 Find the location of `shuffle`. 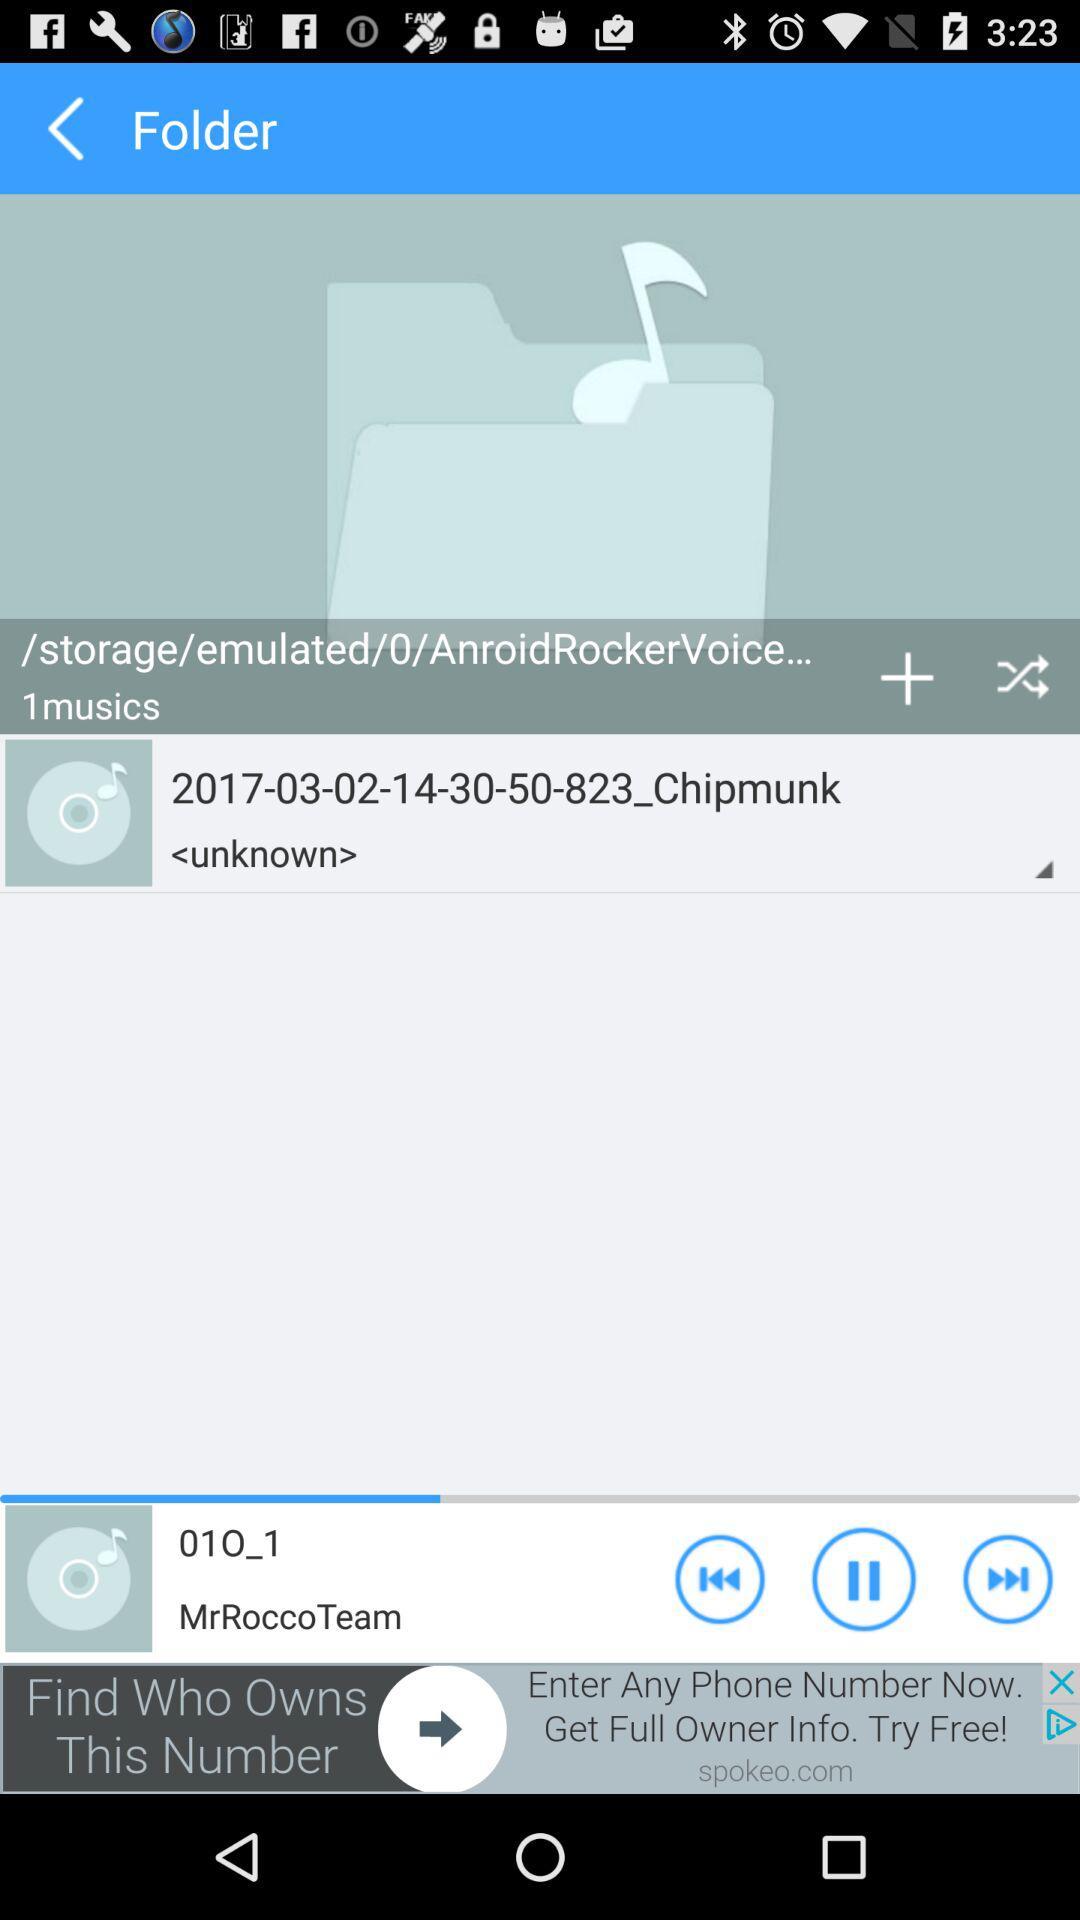

shuffle is located at coordinates (1022, 676).